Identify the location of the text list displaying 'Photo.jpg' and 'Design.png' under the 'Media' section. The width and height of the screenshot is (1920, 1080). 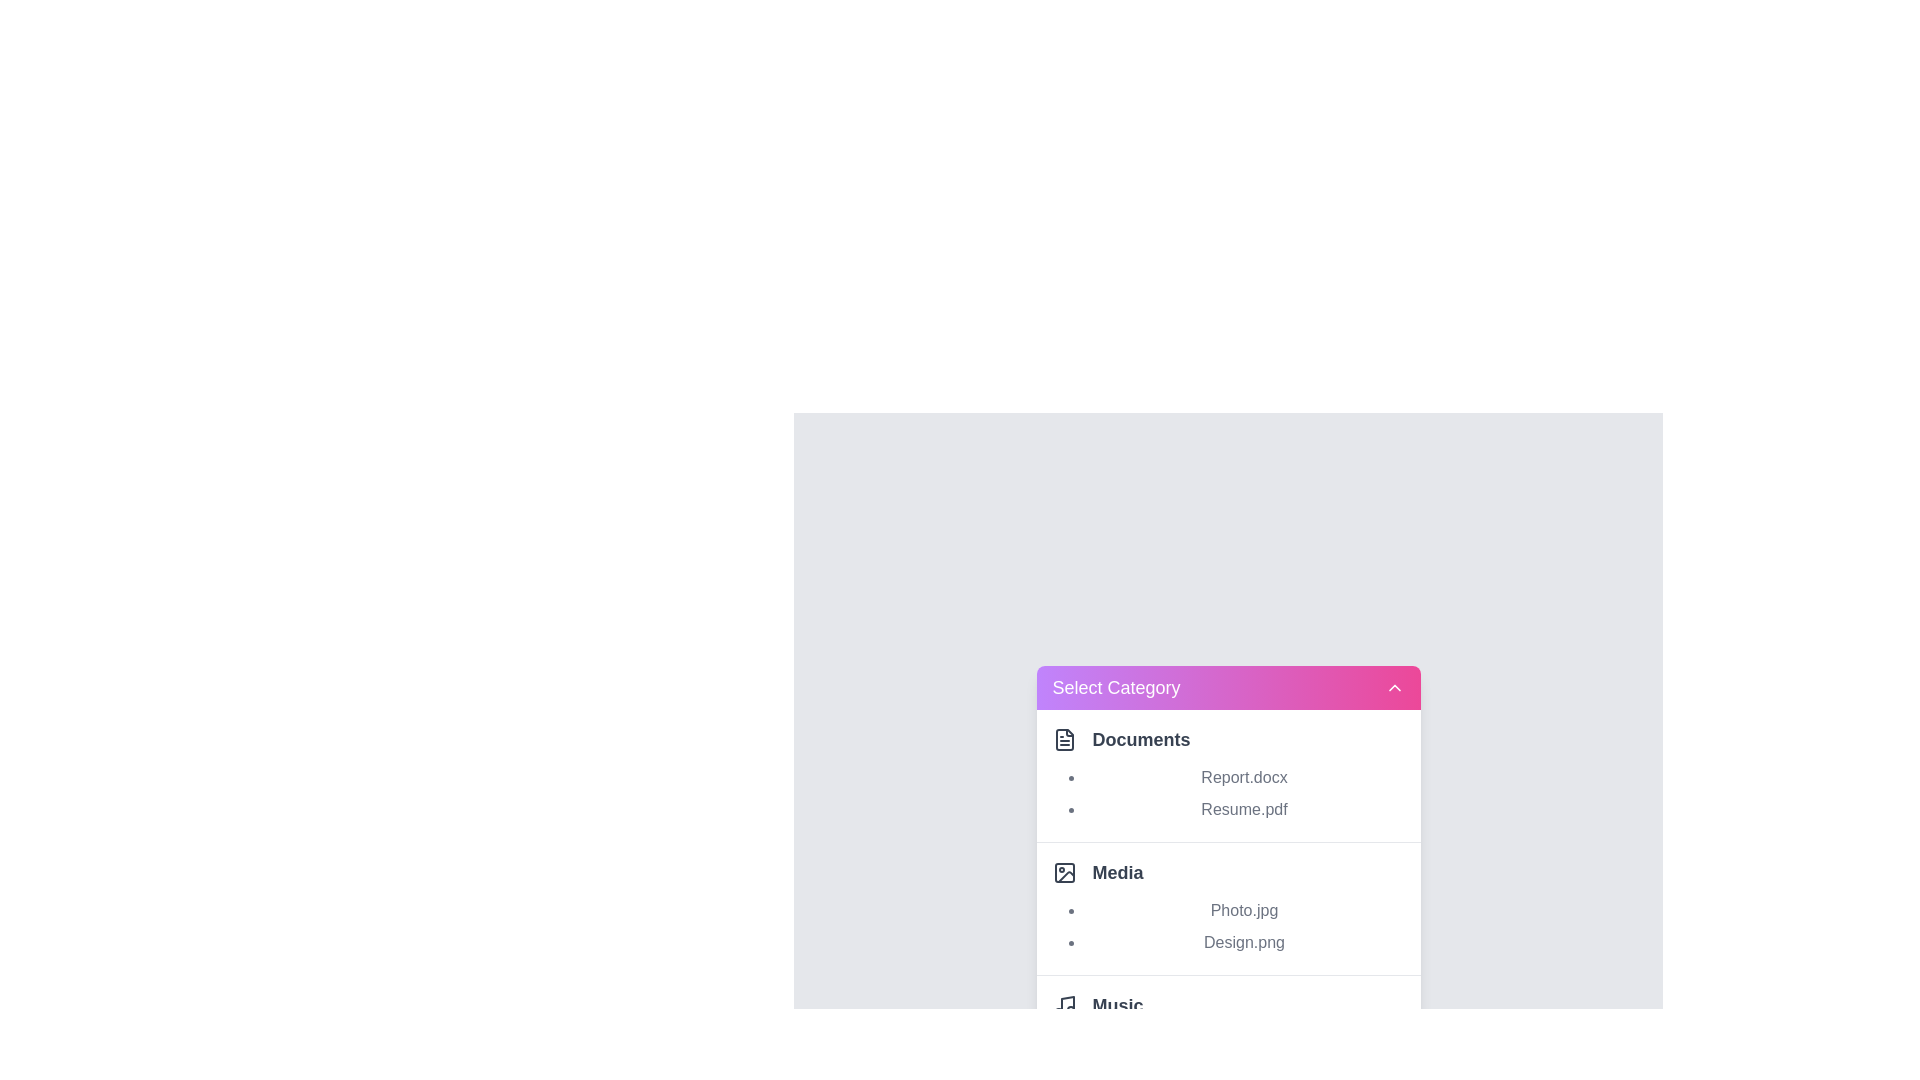
(1243, 926).